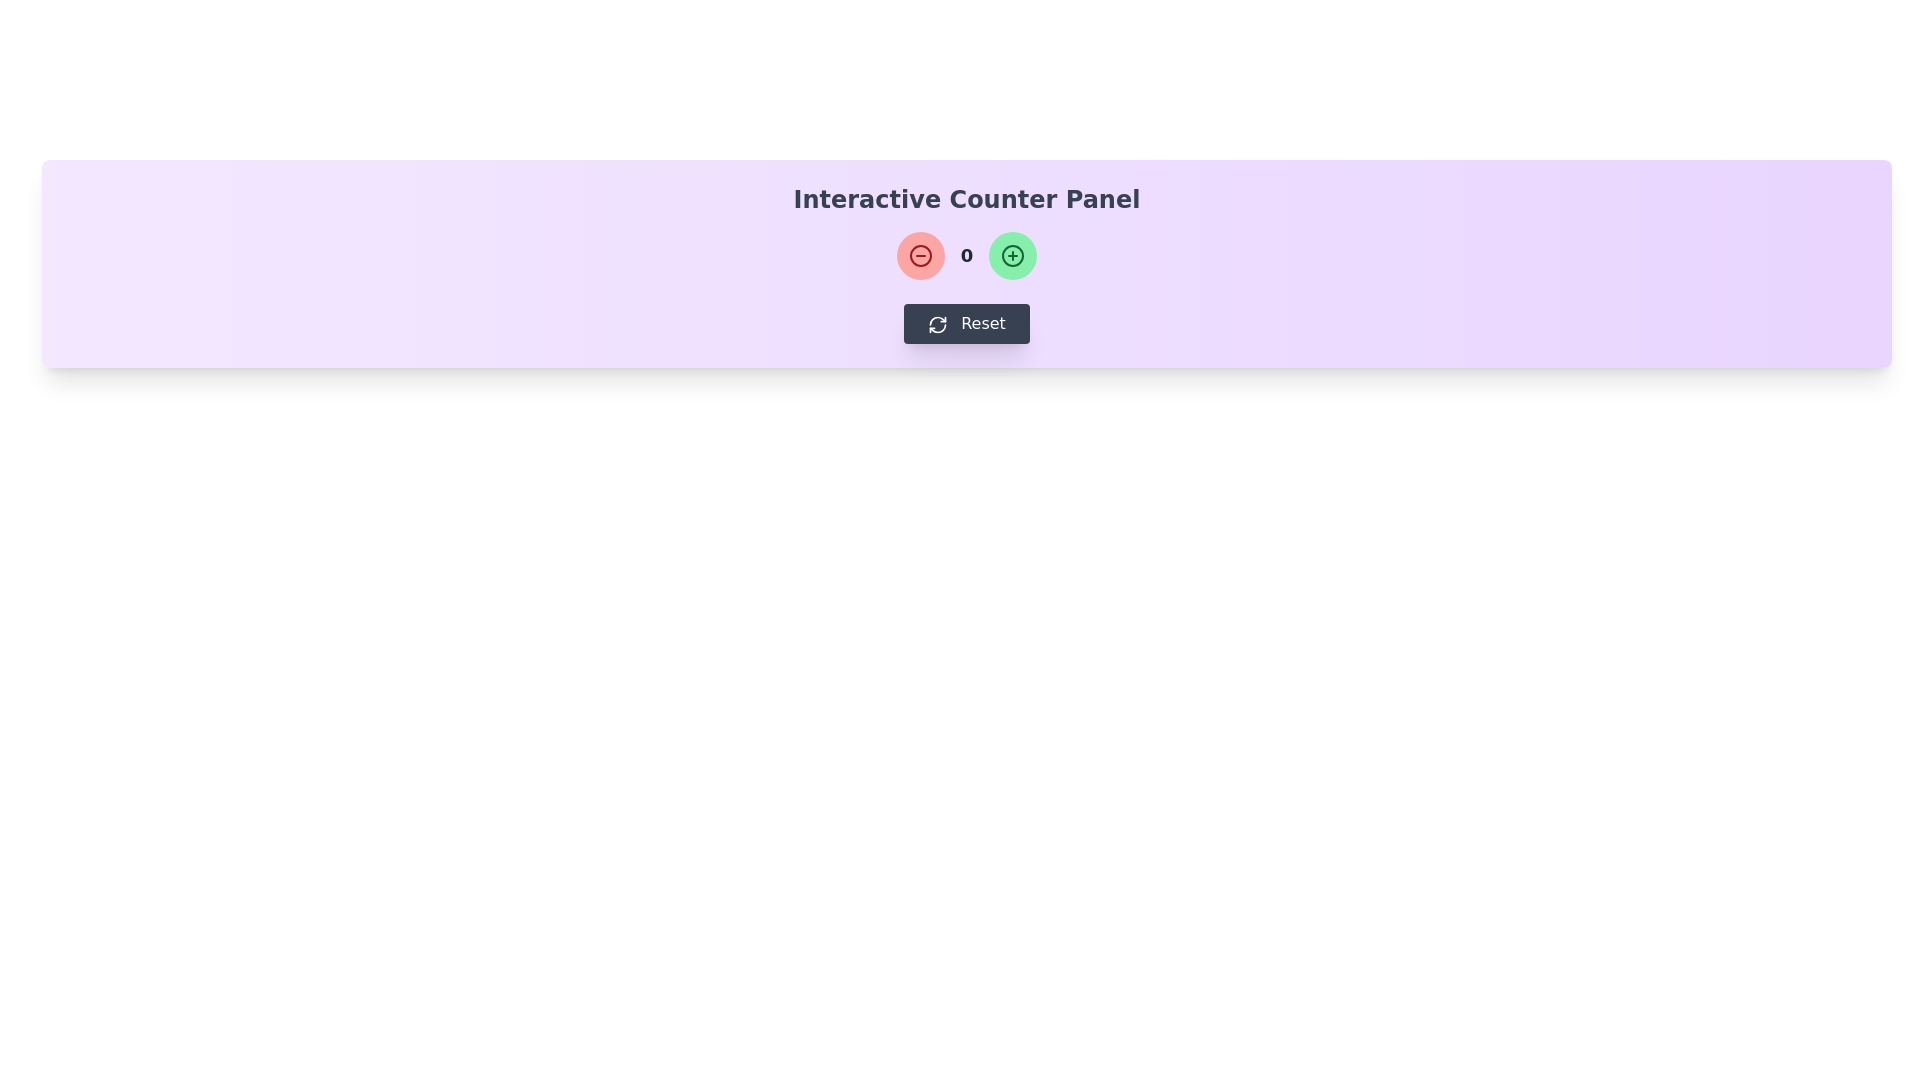 The image size is (1920, 1080). Describe the element at coordinates (966, 254) in the screenshot. I see `the counter display element that shows the current count value in the interactive counter panel, positioned between a red minus button and a green plus button` at that location.